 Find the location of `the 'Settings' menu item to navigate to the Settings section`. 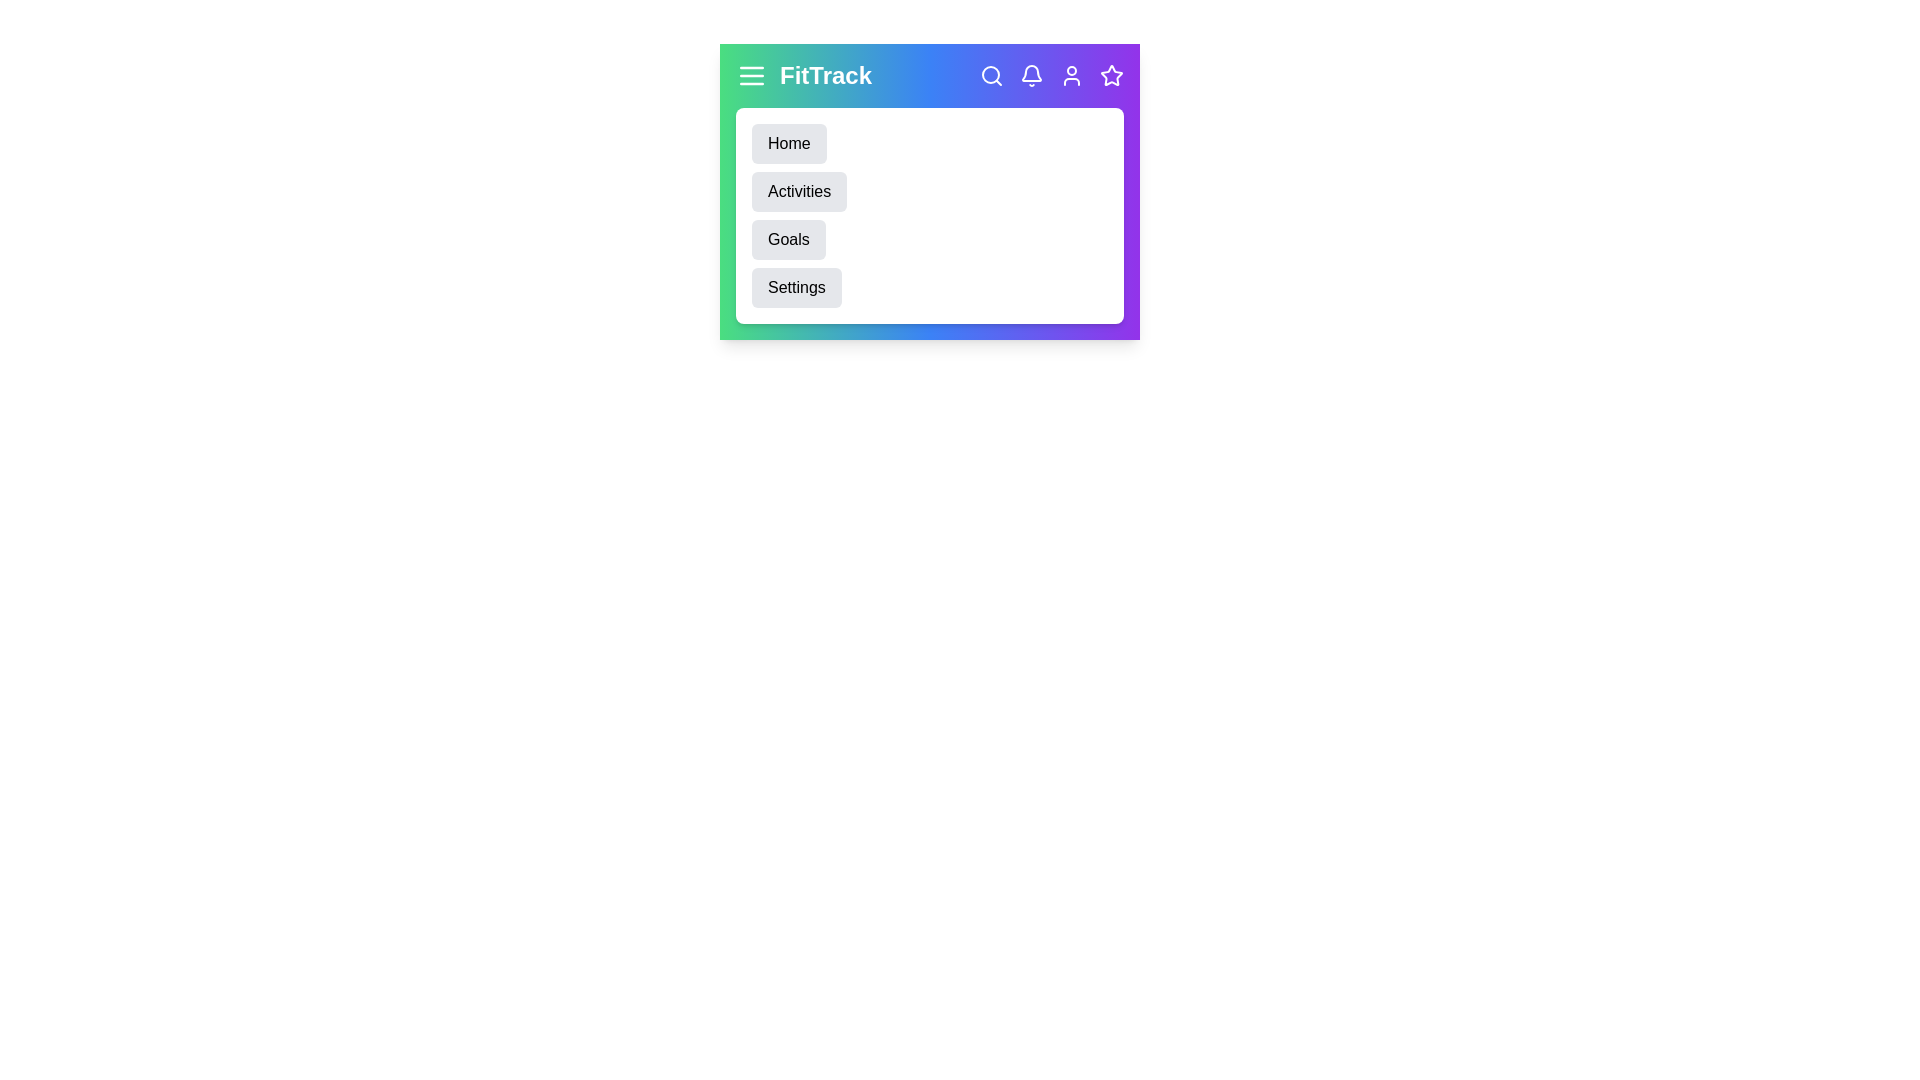

the 'Settings' menu item to navigate to the Settings section is located at coordinates (795, 288).